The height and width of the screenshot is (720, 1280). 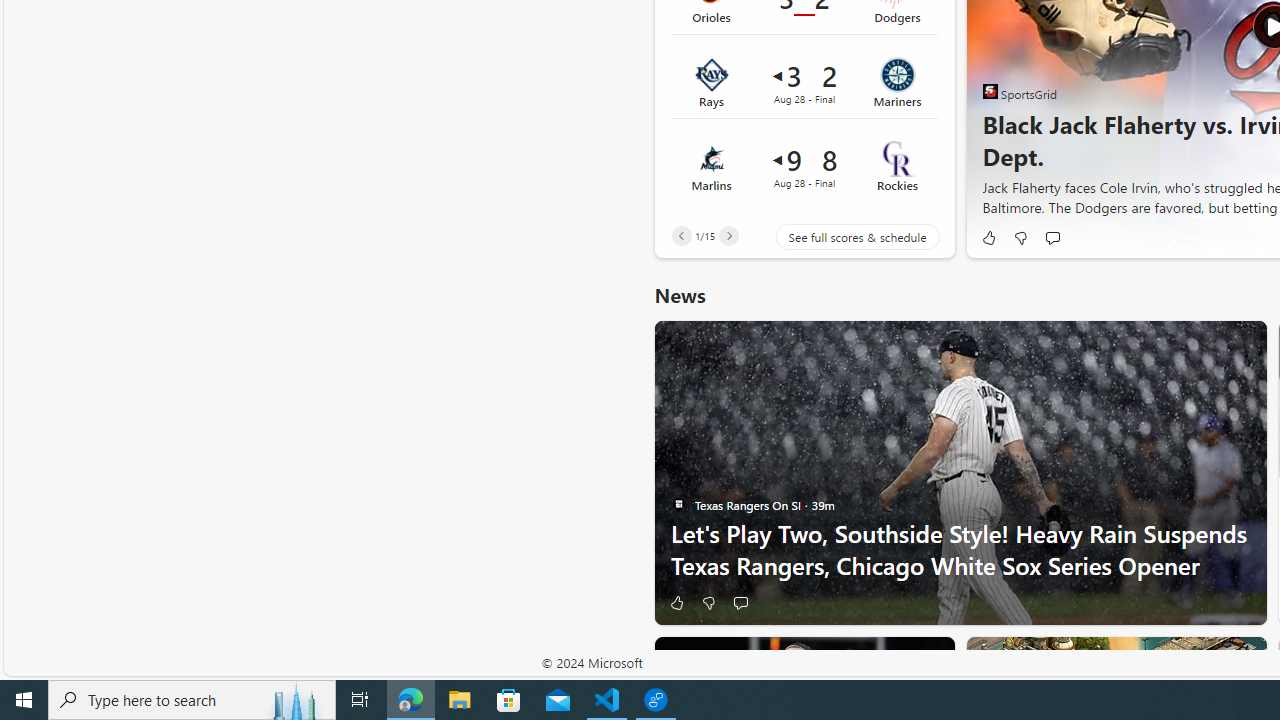 I want to click on 'Dislike', so click(x=708, y=601).